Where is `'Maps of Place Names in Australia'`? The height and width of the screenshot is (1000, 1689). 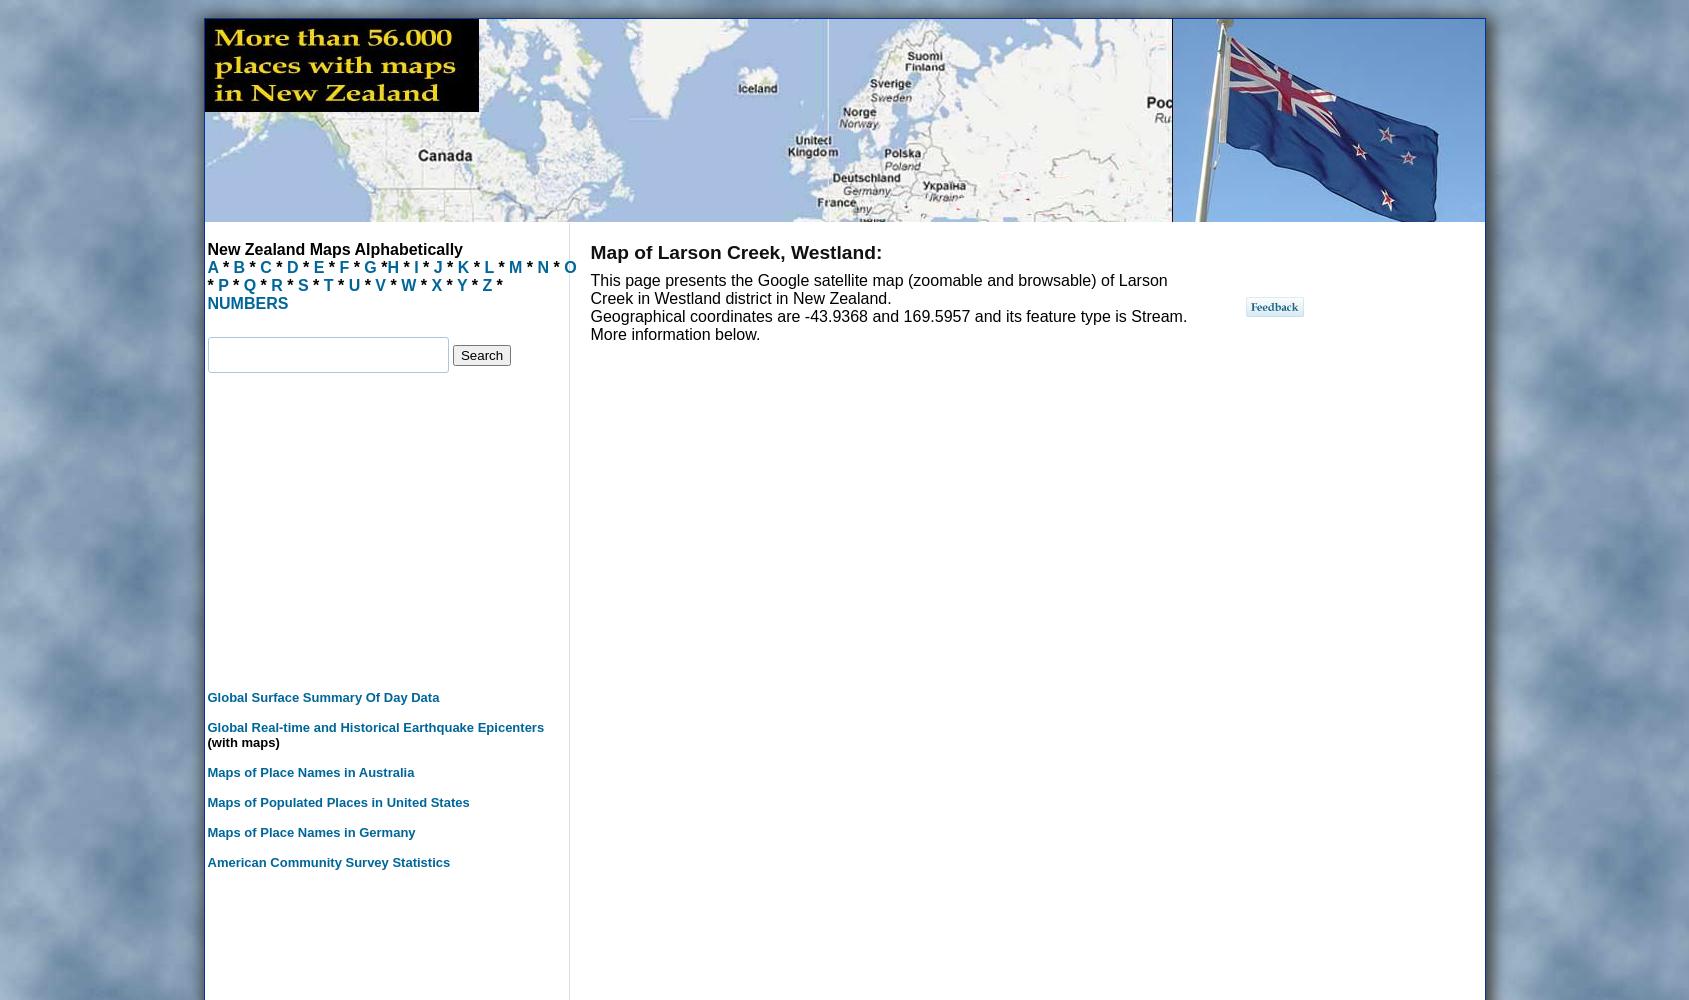 'Maps of Place Names in Australia' is located at coordinates (206, 772).